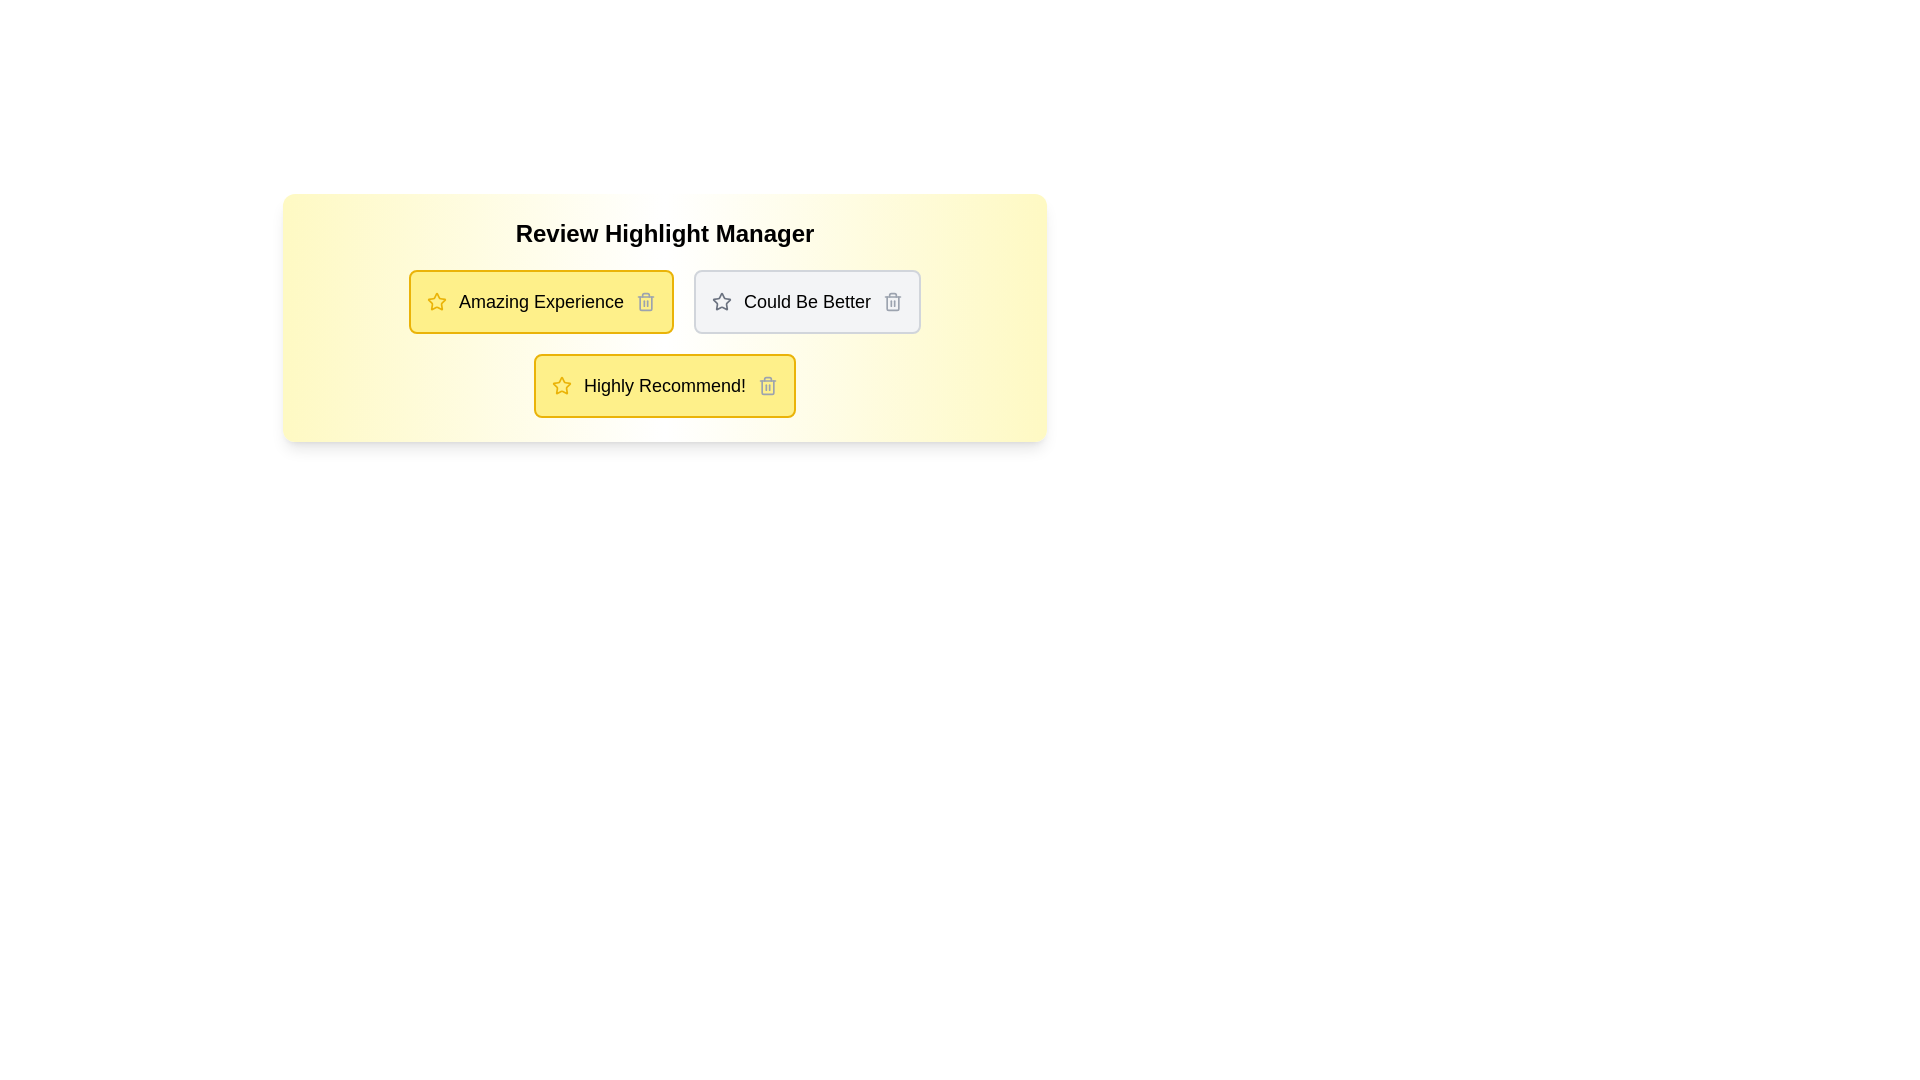 The width and height of the screenshot is (1920, 1080). I want to click on the trash icon for the review titled Amazing Experience, so click(646, 301).